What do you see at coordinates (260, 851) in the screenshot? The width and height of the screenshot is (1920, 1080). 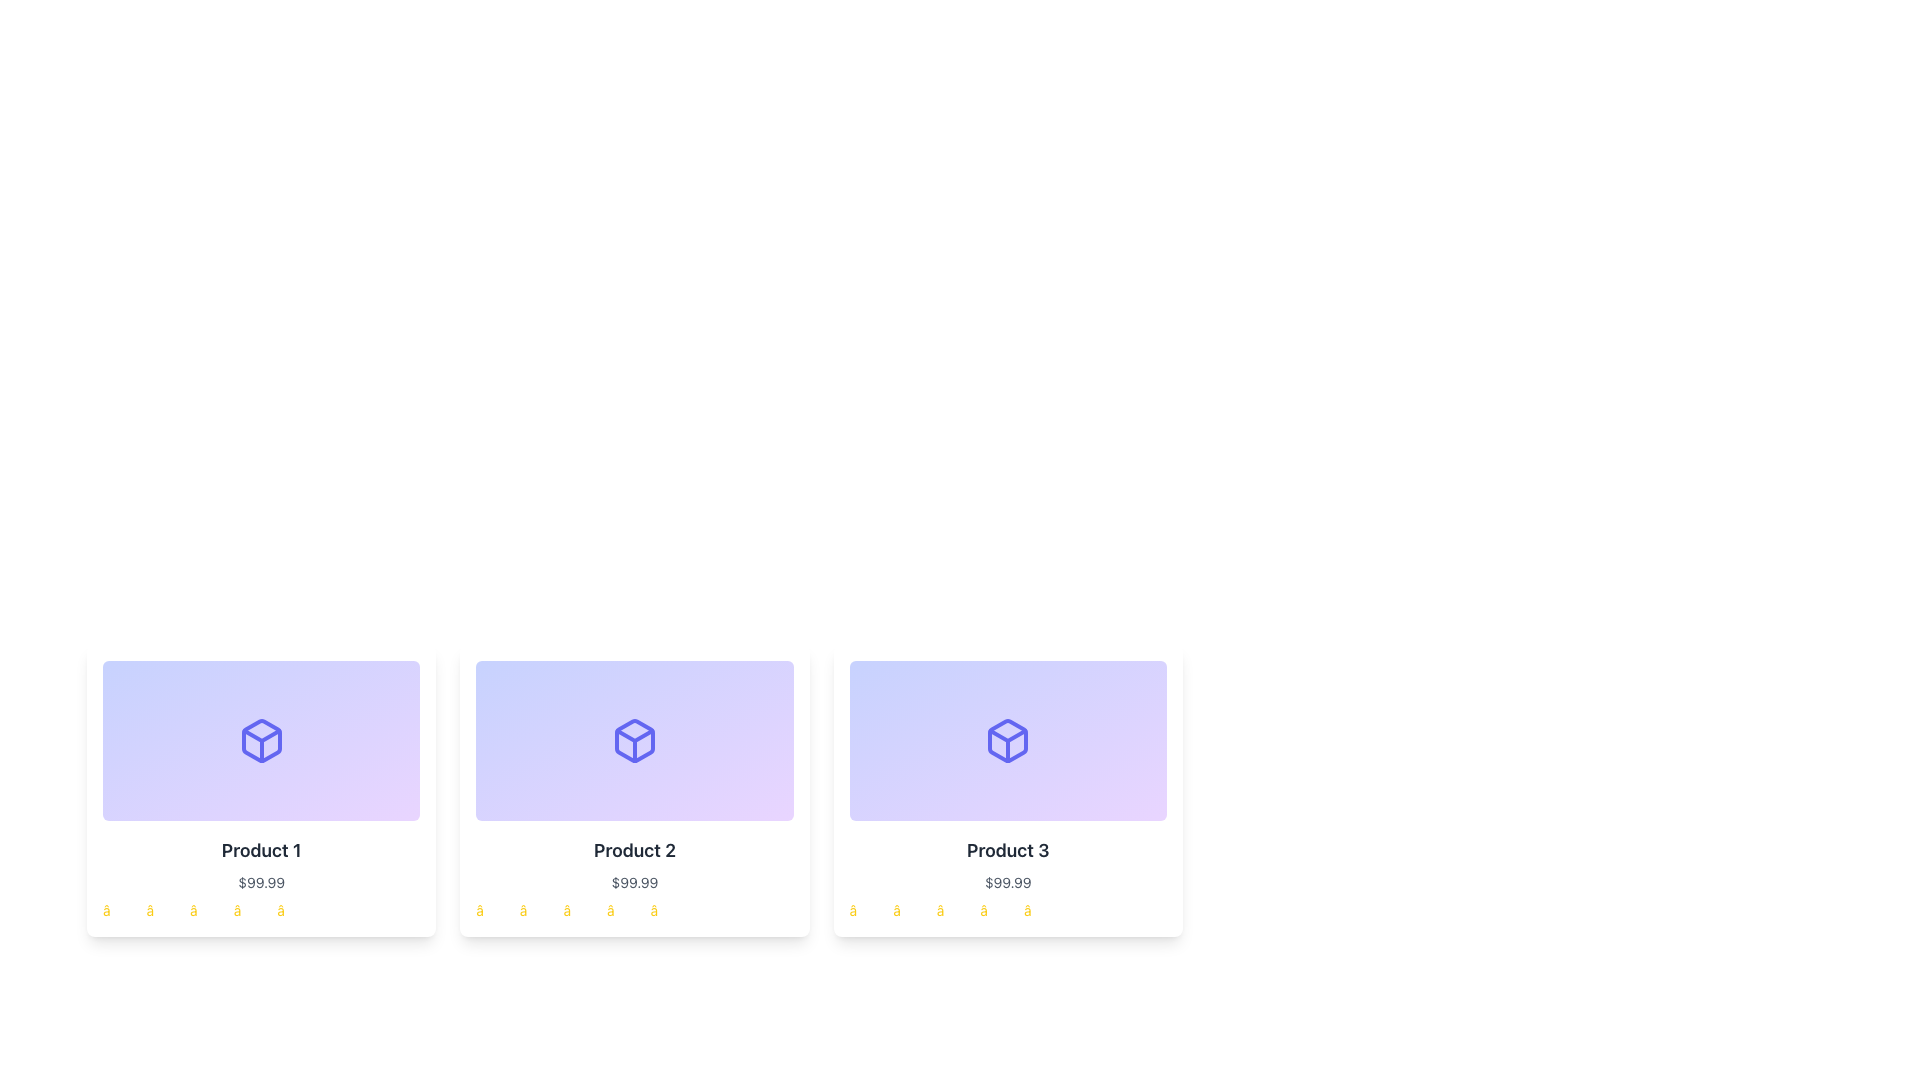 I see `the 'Product 1' text label located below the image in the first card of a three-card layout` at bounding box center [260, 851].